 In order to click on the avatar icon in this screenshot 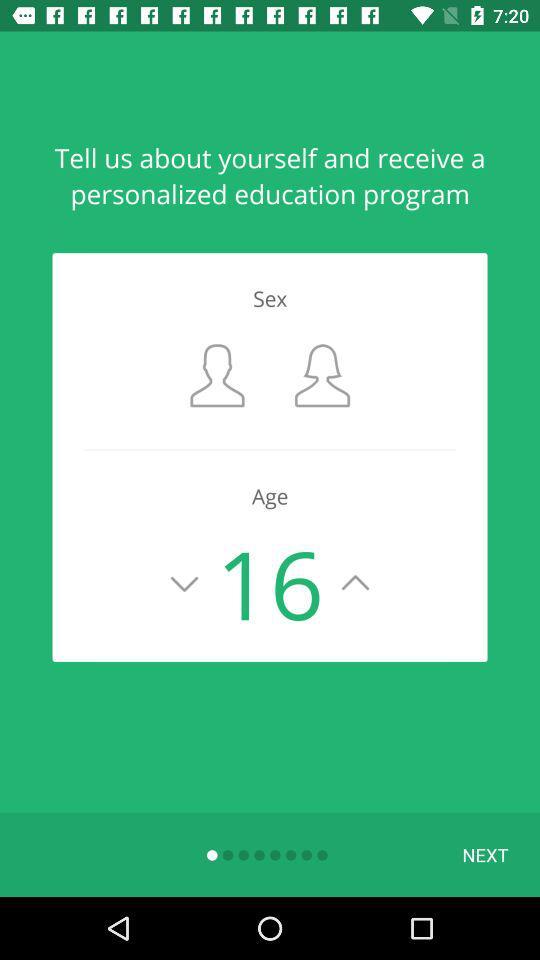, I will do `click(322, 374)`.